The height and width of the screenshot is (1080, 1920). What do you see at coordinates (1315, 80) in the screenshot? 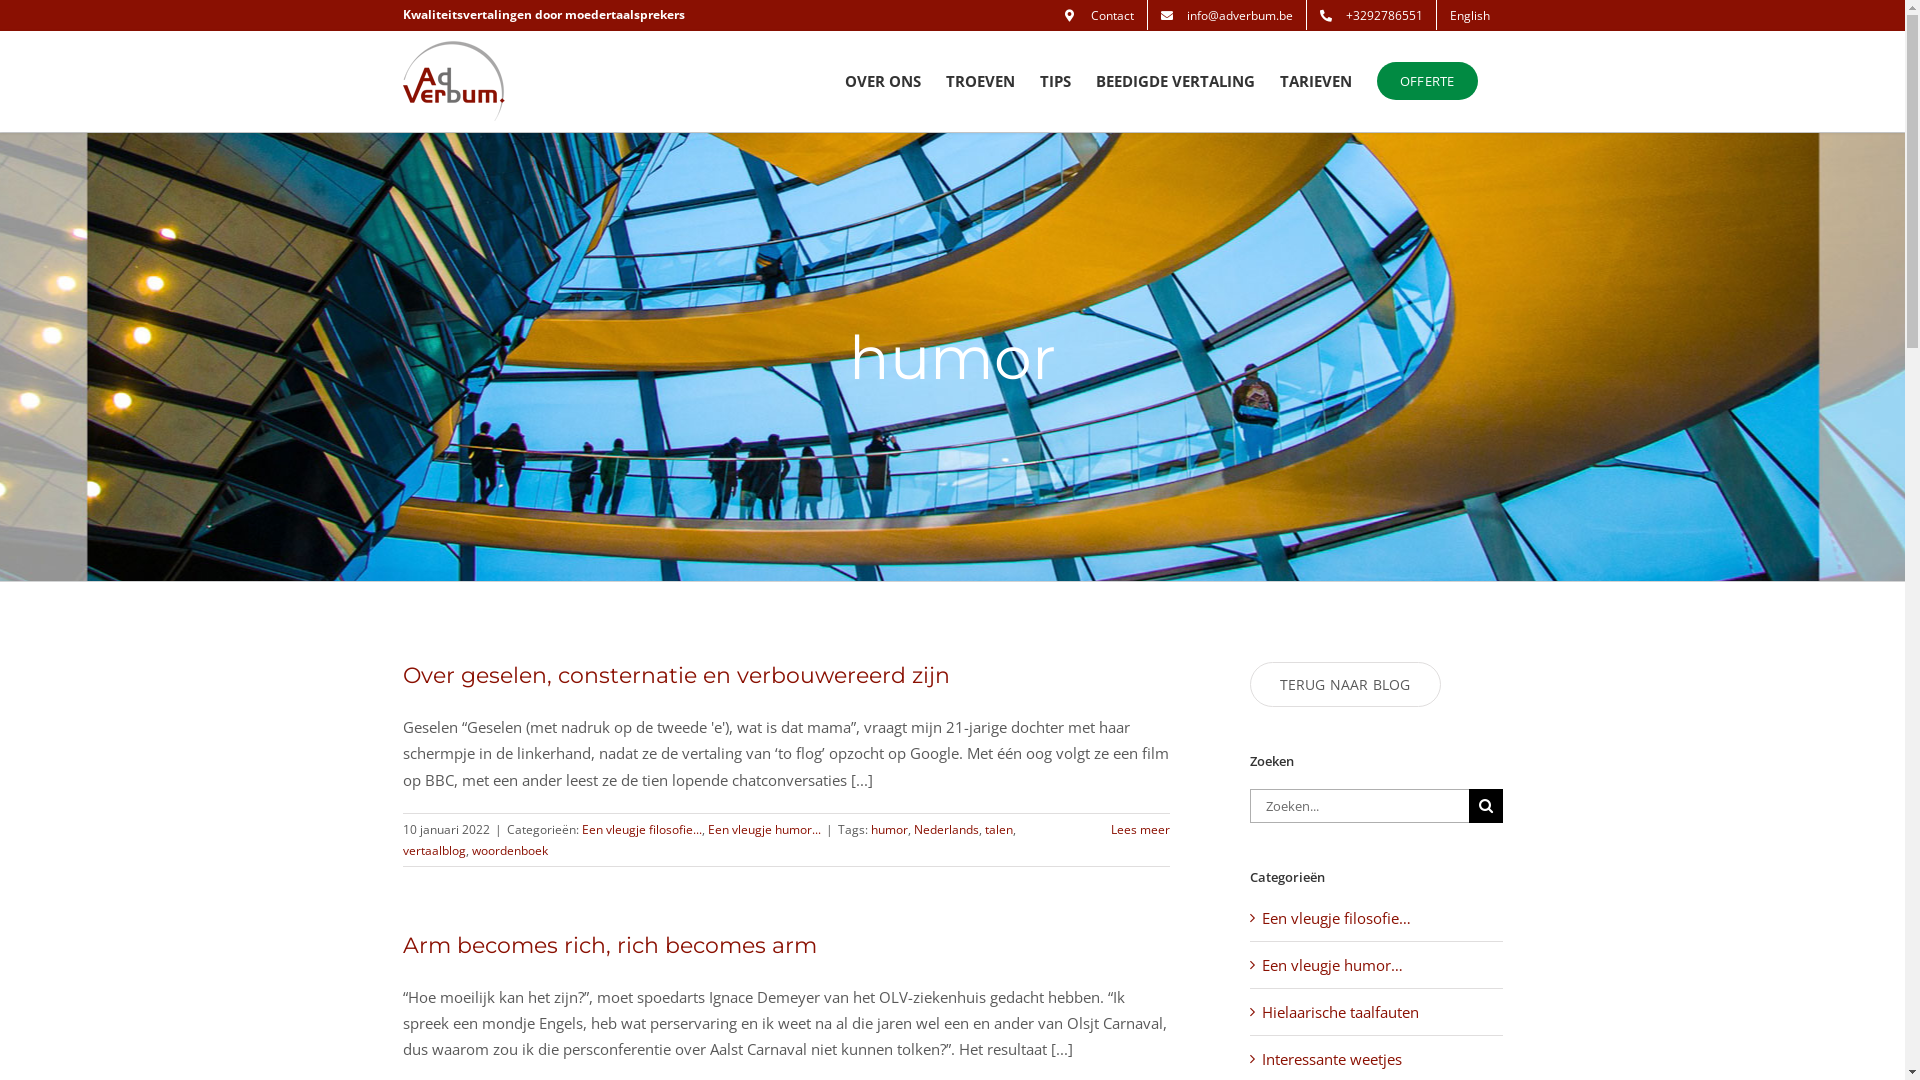
I see `'TARIEVEN'` at bounding box center [1315, 80].